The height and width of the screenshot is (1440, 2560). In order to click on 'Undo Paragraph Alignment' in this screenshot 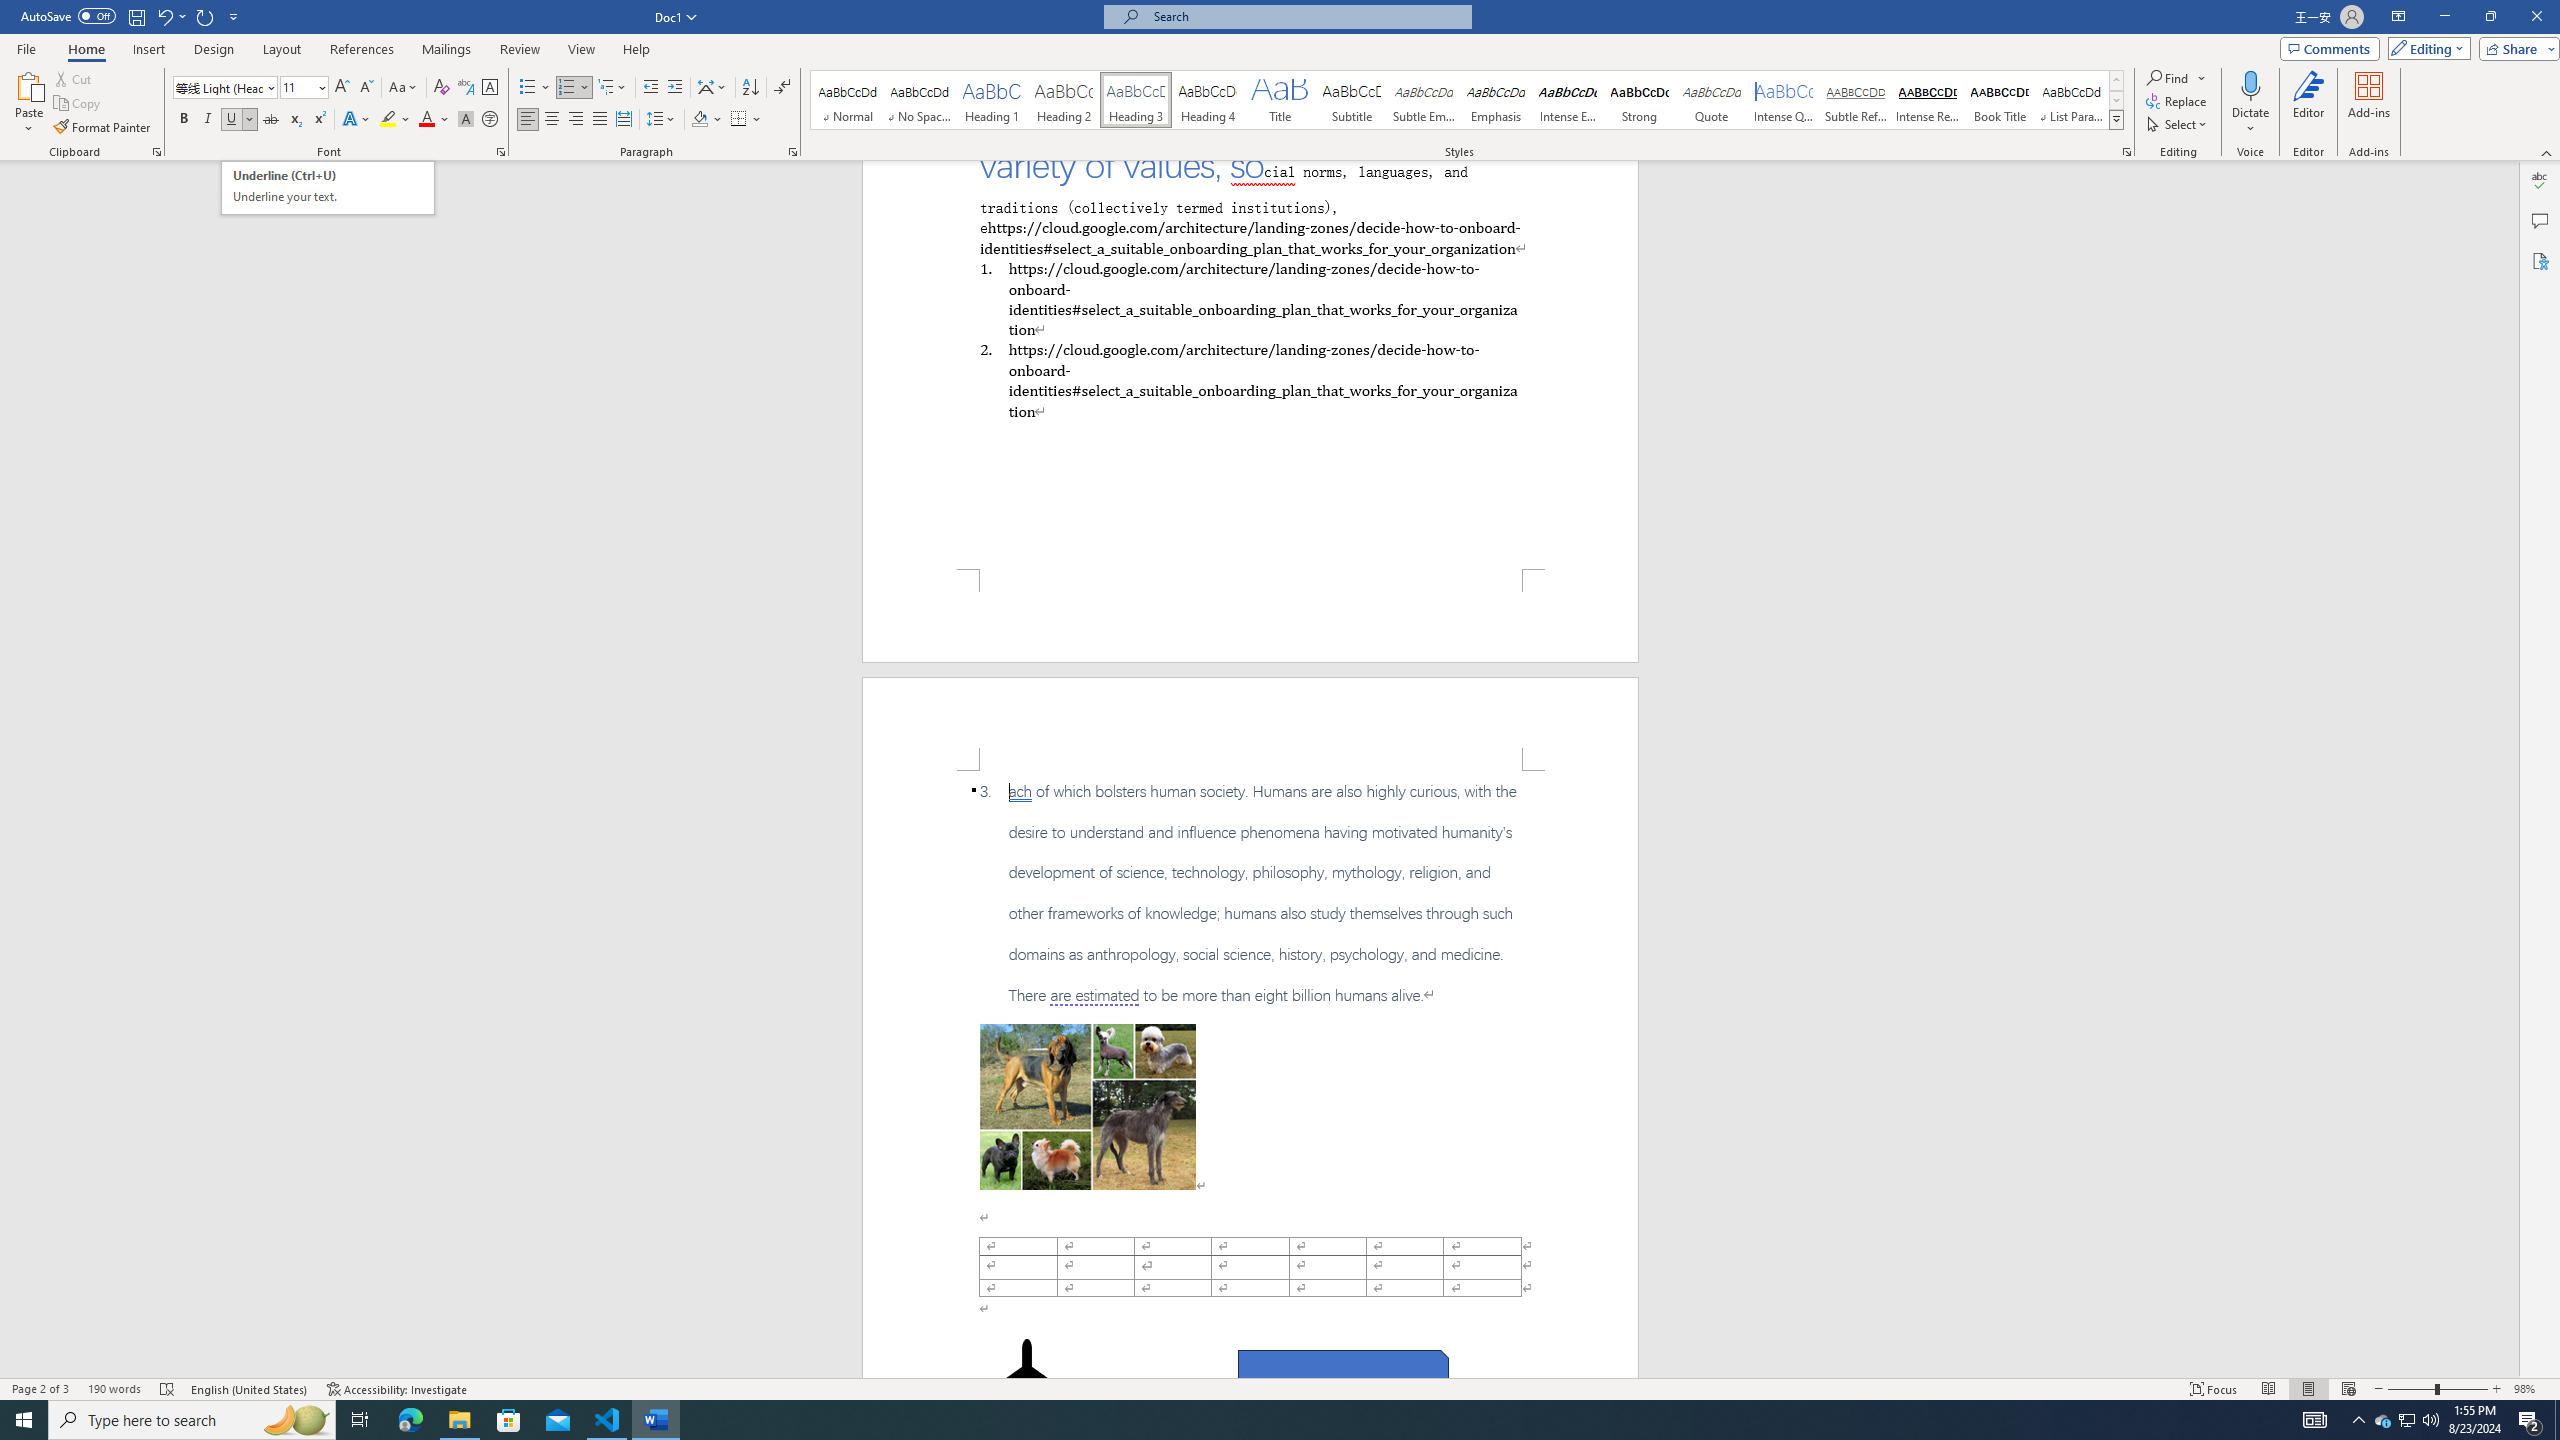, I will do `click(163, 15)`.